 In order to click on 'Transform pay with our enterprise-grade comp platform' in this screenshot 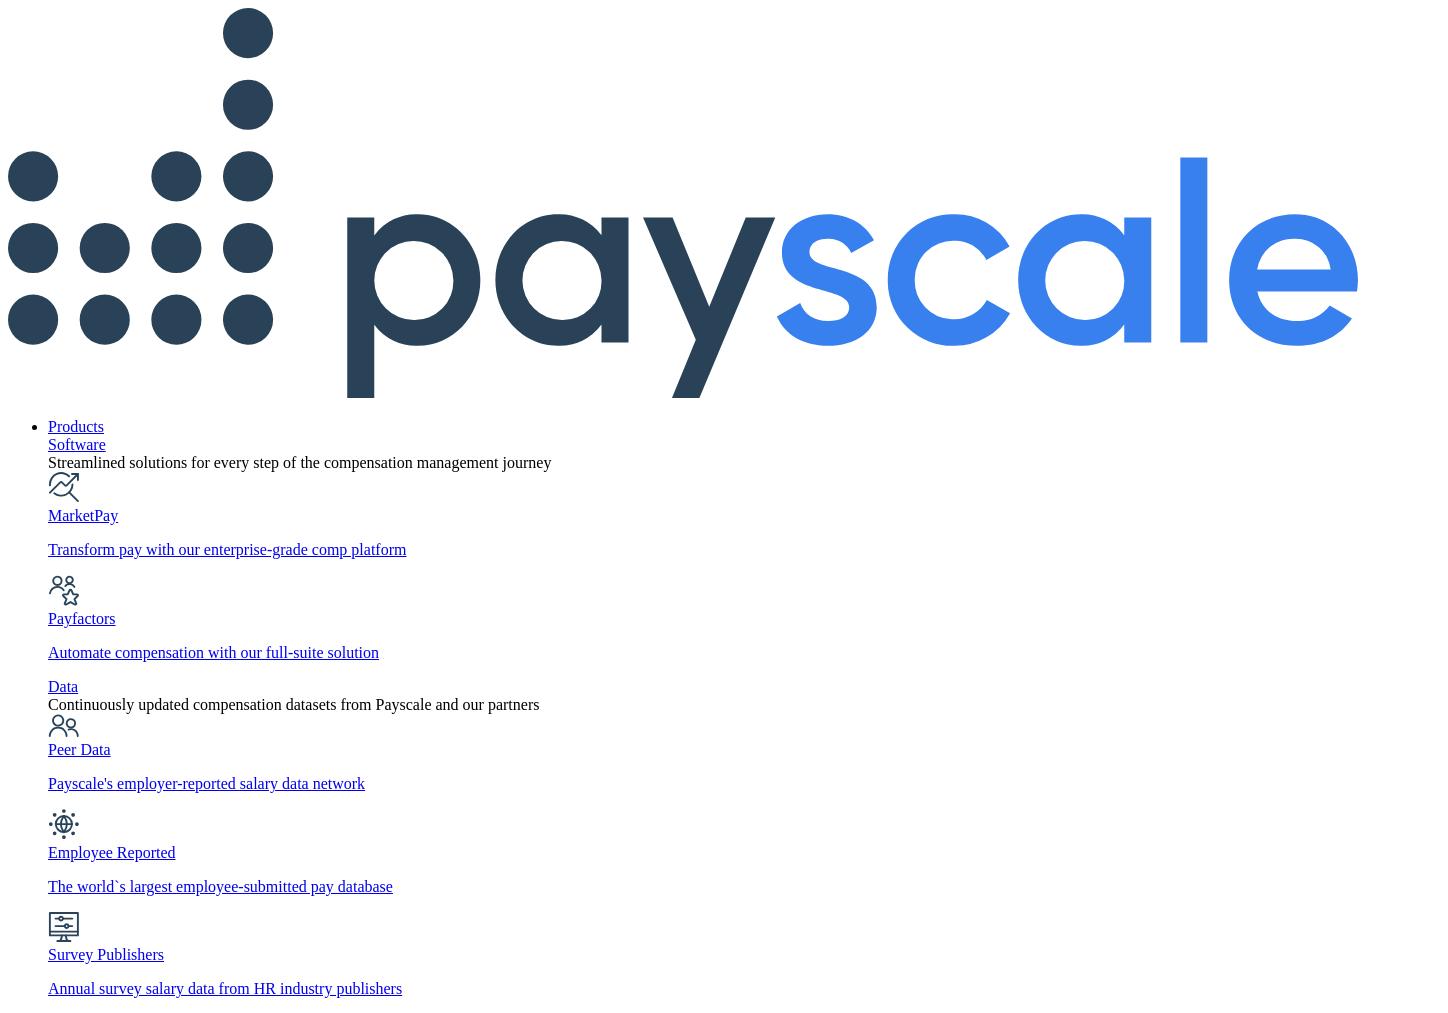, I will do `click(227, 549)`.